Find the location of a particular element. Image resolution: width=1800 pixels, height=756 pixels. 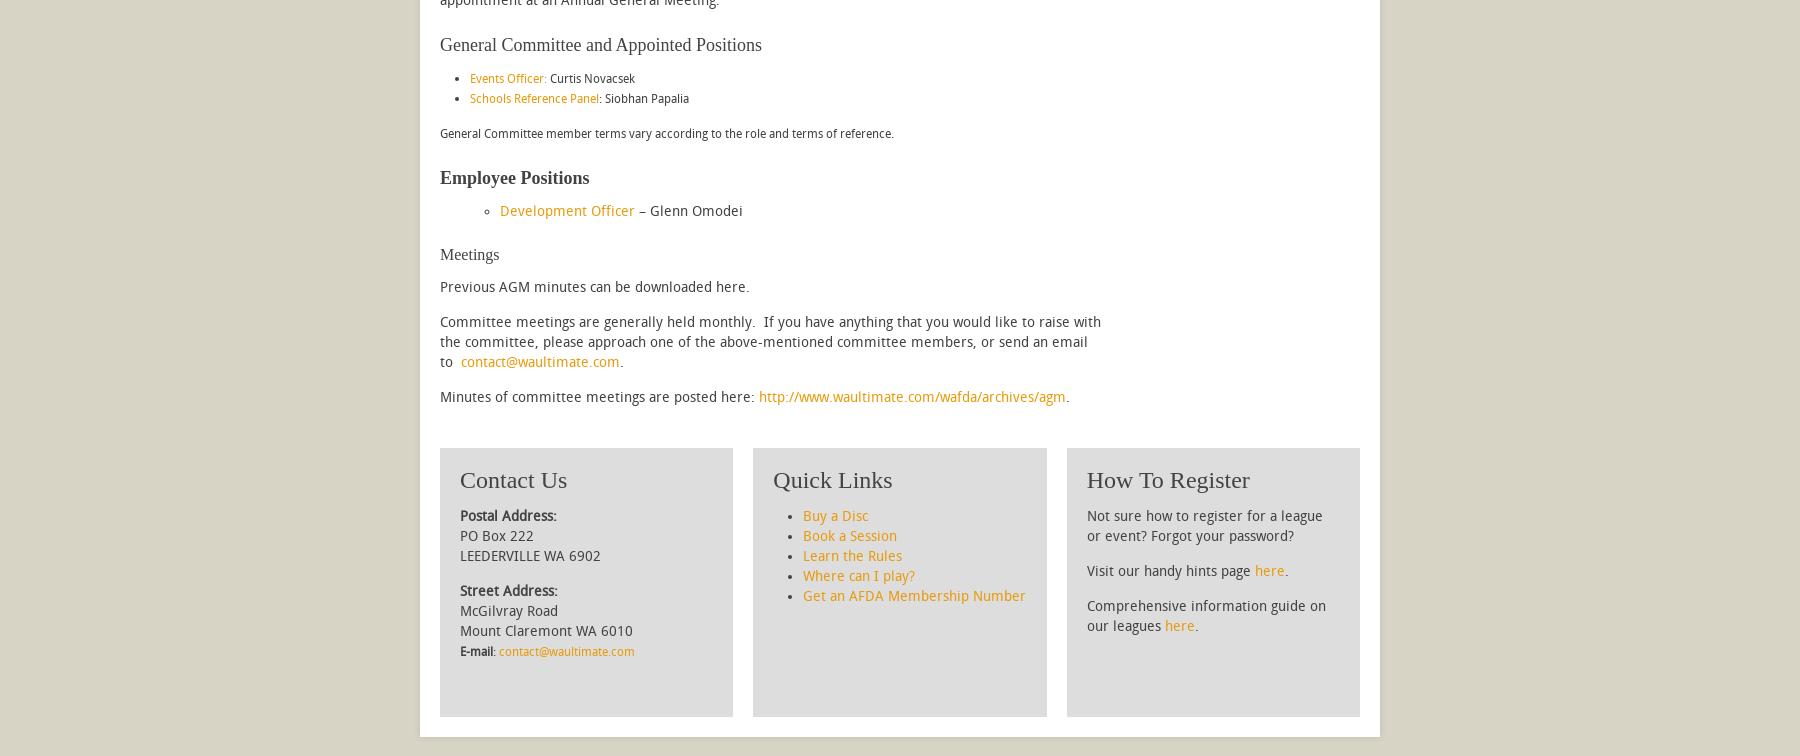

'Book a Session' is located at coordinates (849, 536).